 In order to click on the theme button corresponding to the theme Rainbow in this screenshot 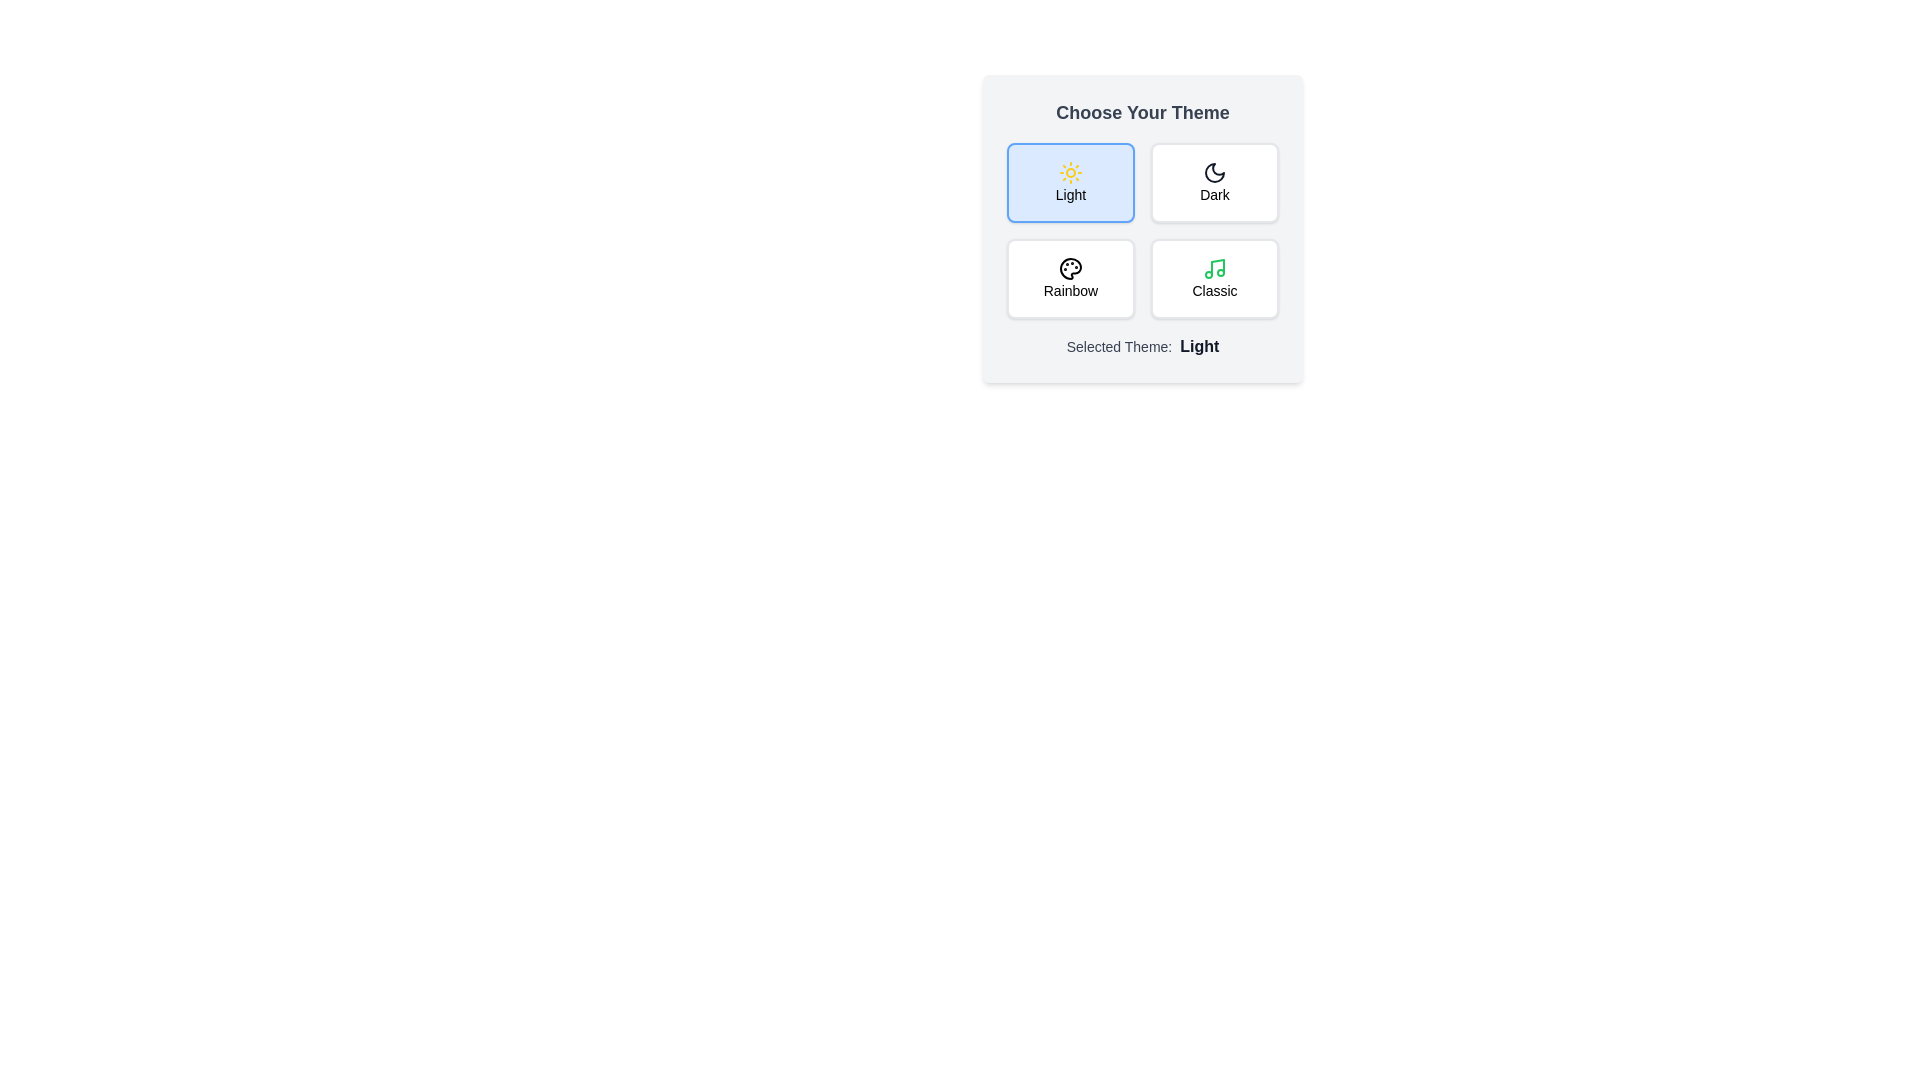, I will do `click(1069, 278)`.